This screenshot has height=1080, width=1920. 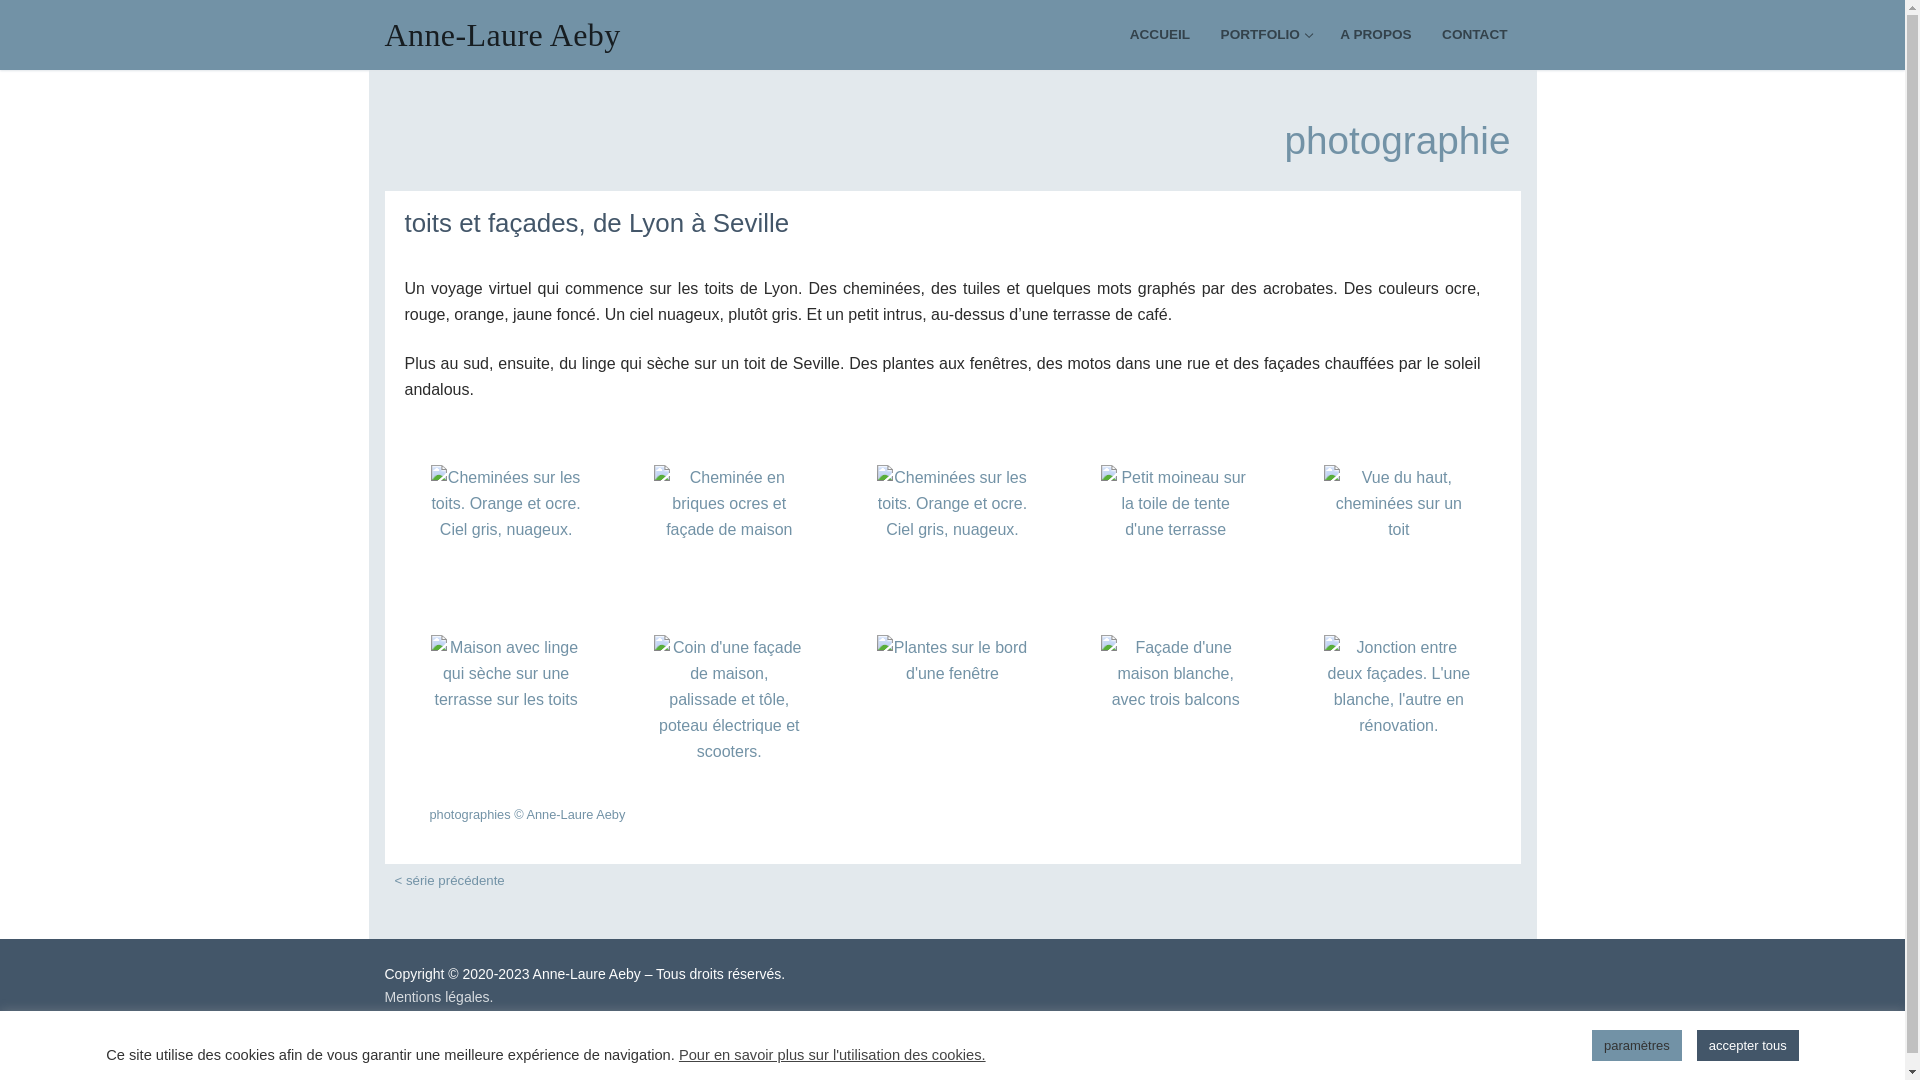 I want to click on 'Customify', so click(x=466, y=1019).